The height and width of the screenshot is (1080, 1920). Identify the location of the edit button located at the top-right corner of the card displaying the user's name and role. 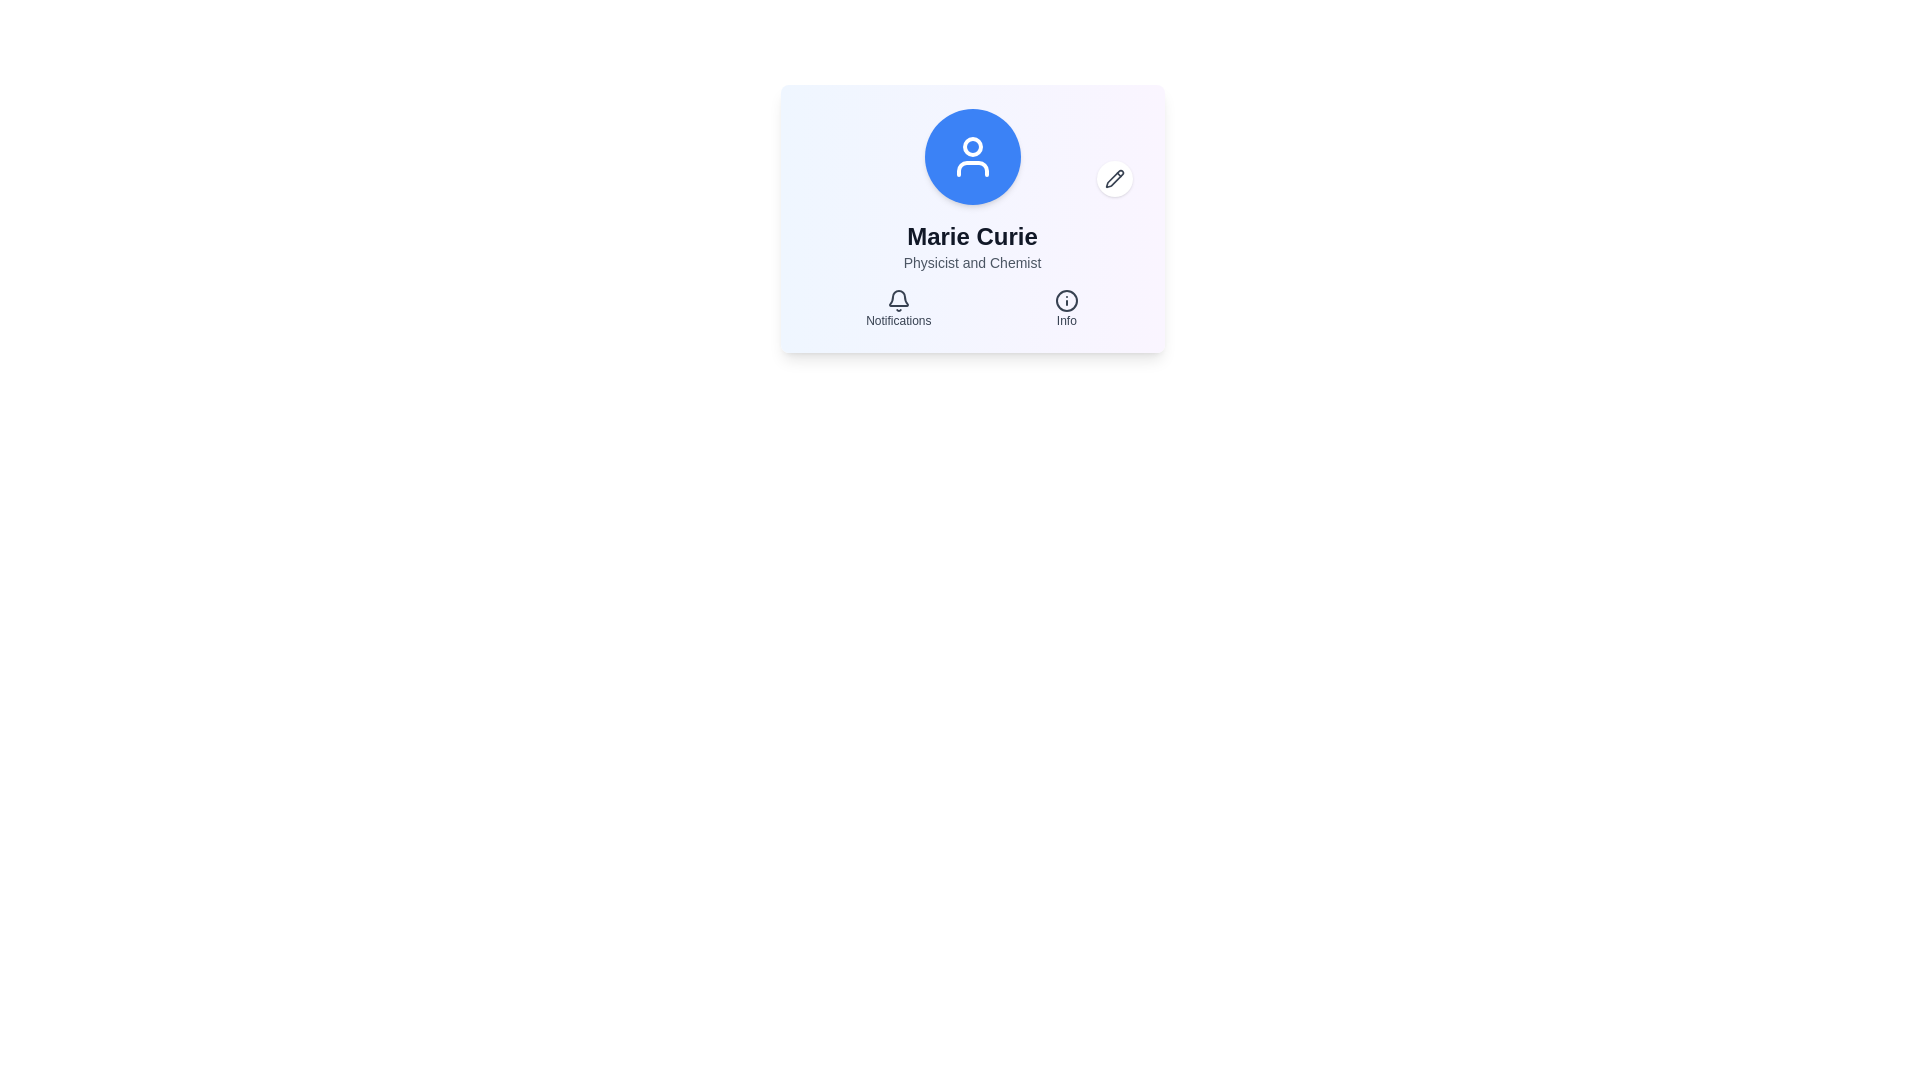
(1113, 177).